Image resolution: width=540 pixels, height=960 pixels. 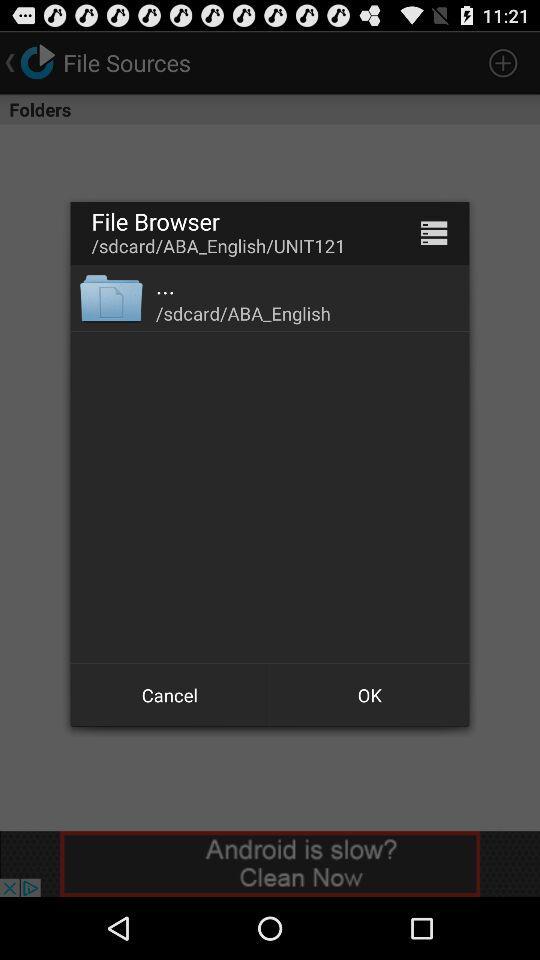 What do you see at coordinates (368, 695) in the screenshot?
I see `item next to the cancel button` at bounding box center [368, 695].